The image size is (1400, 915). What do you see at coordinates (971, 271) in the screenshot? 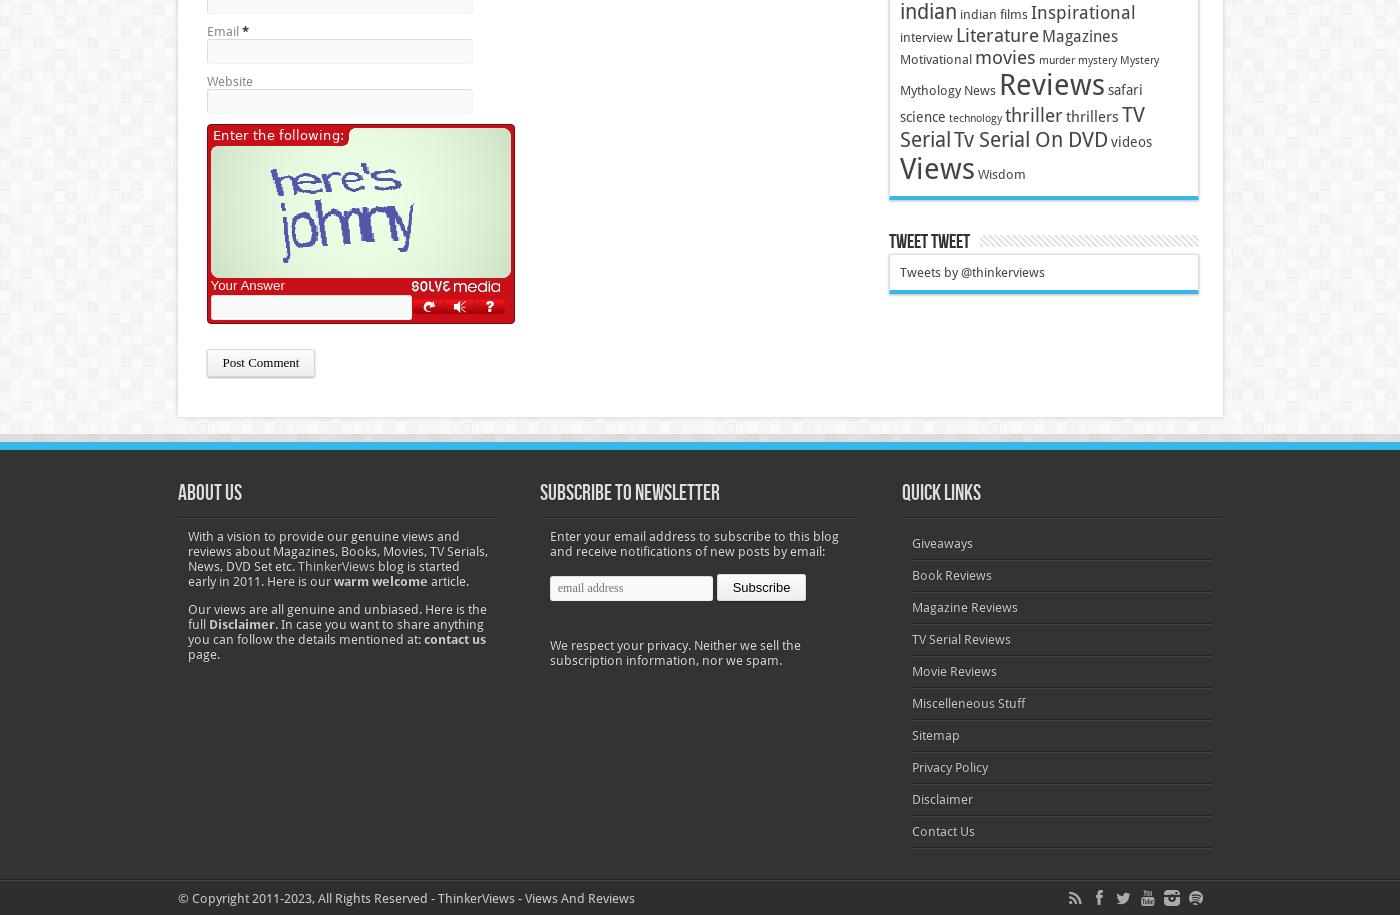
I see `'Tweets by @thinkerviews'` at bounding box center [971, 271].